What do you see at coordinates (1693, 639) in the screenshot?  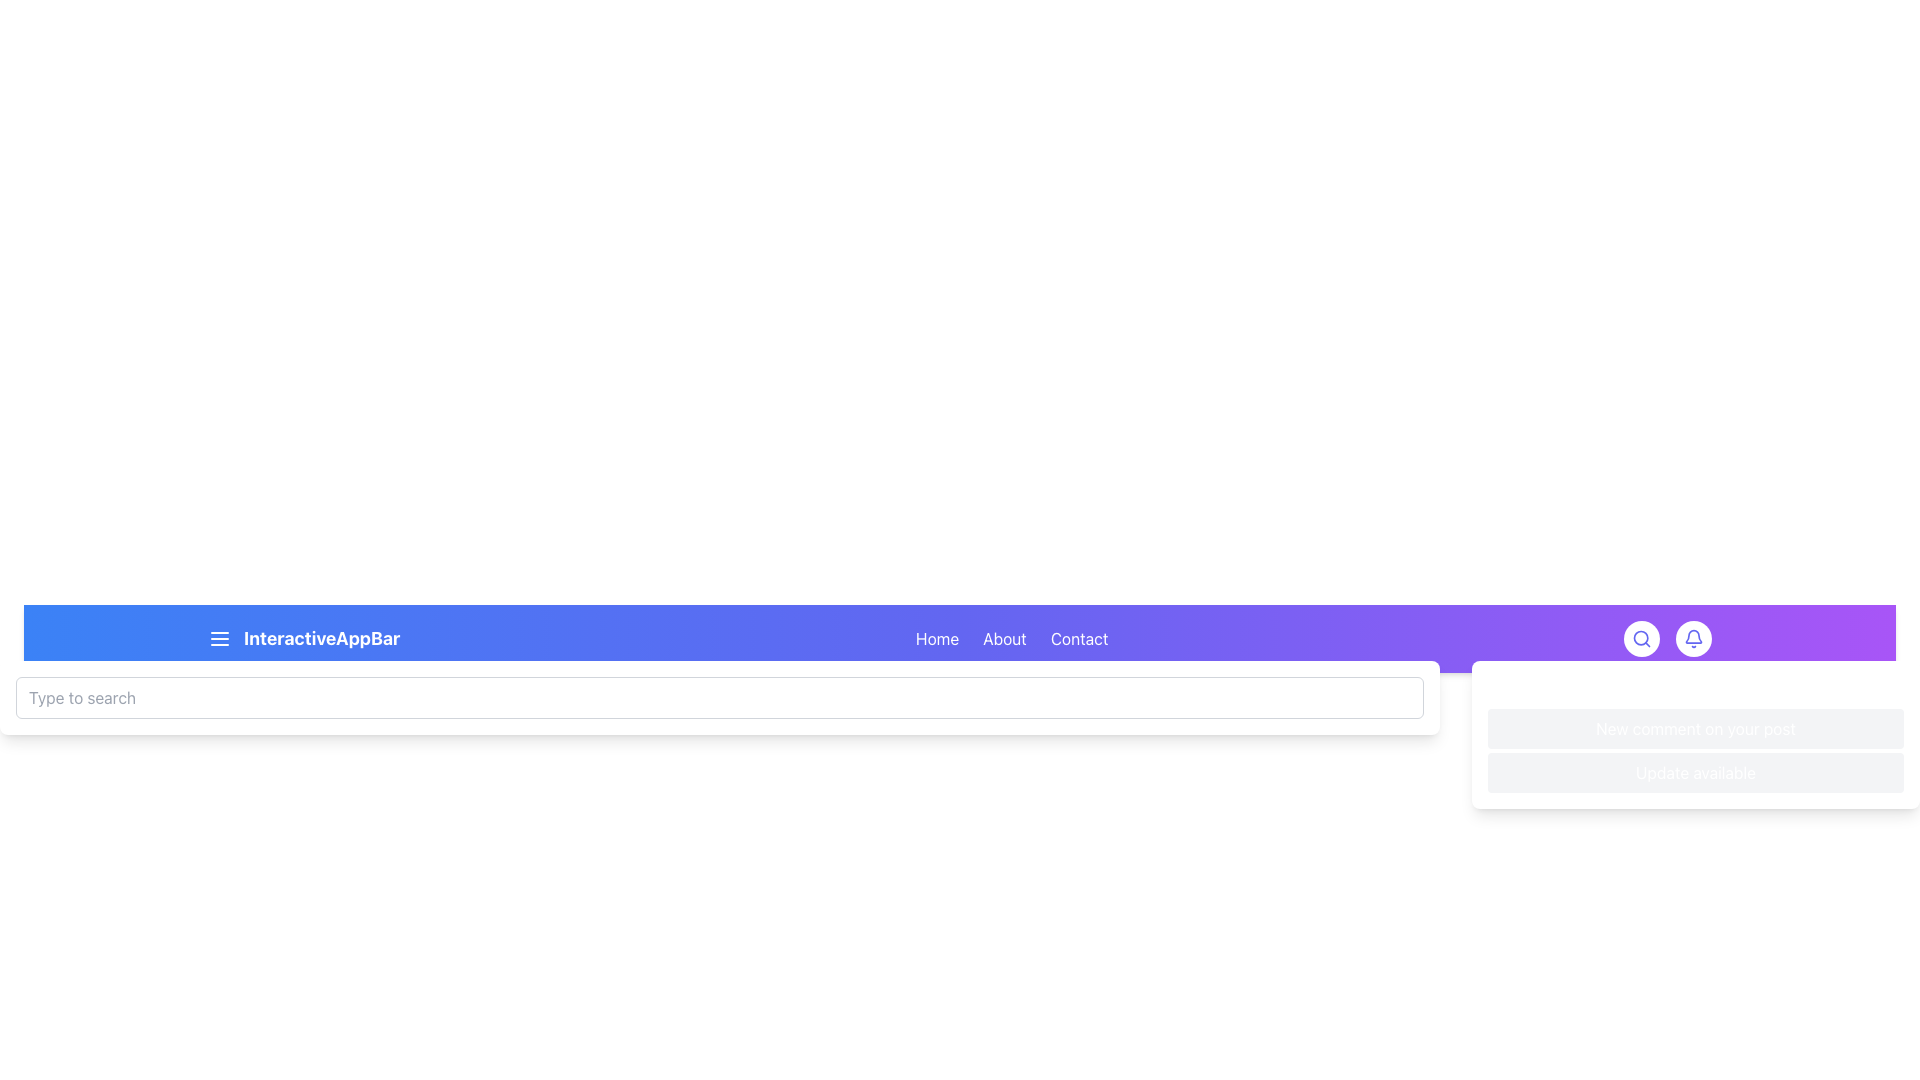 I see `the bell icon button with a white background and indigo-colored bell icon located at the top-right corner of the navigation bar` at bounding box center [1693, 639].